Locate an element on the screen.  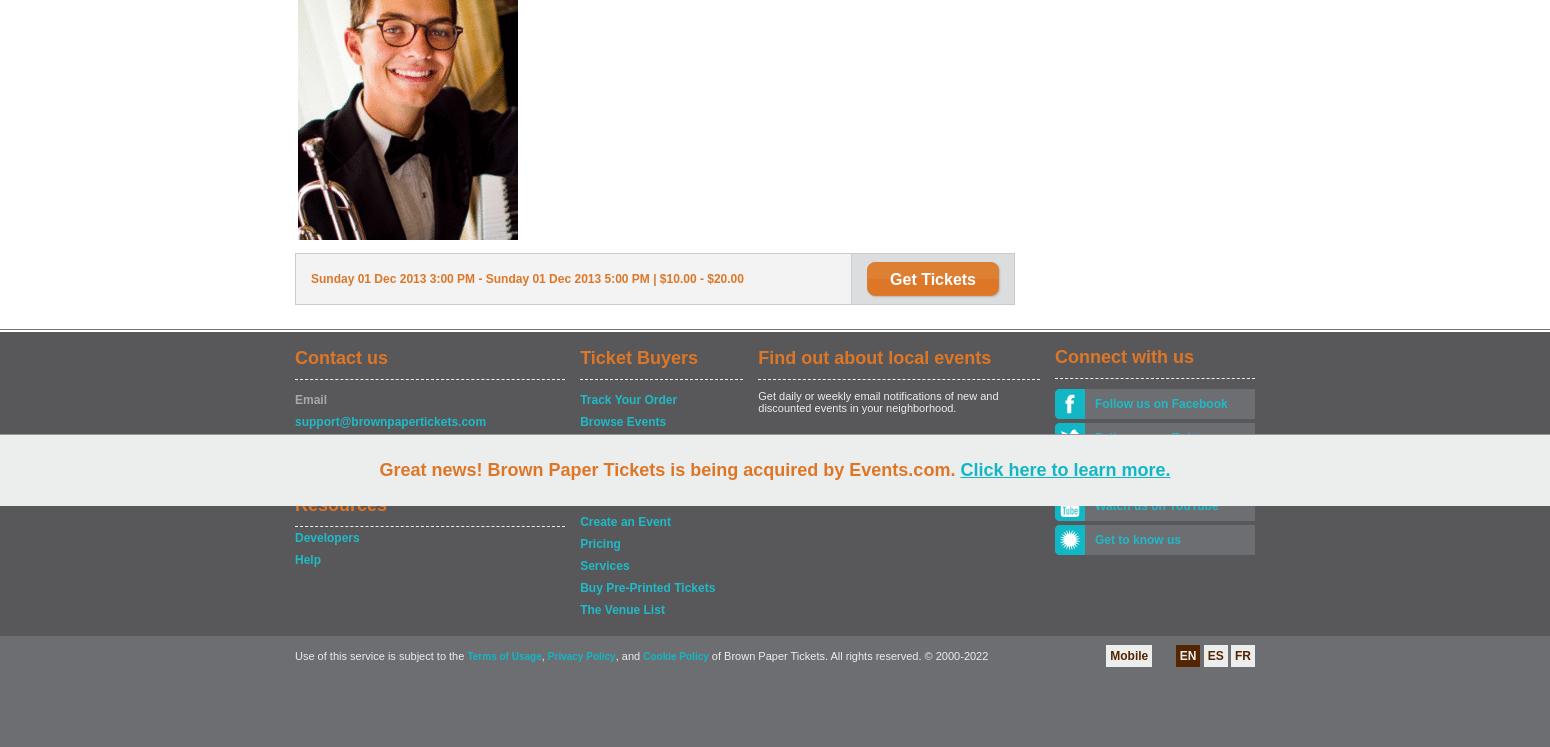
'Services' is located at coordinates (580, 565).